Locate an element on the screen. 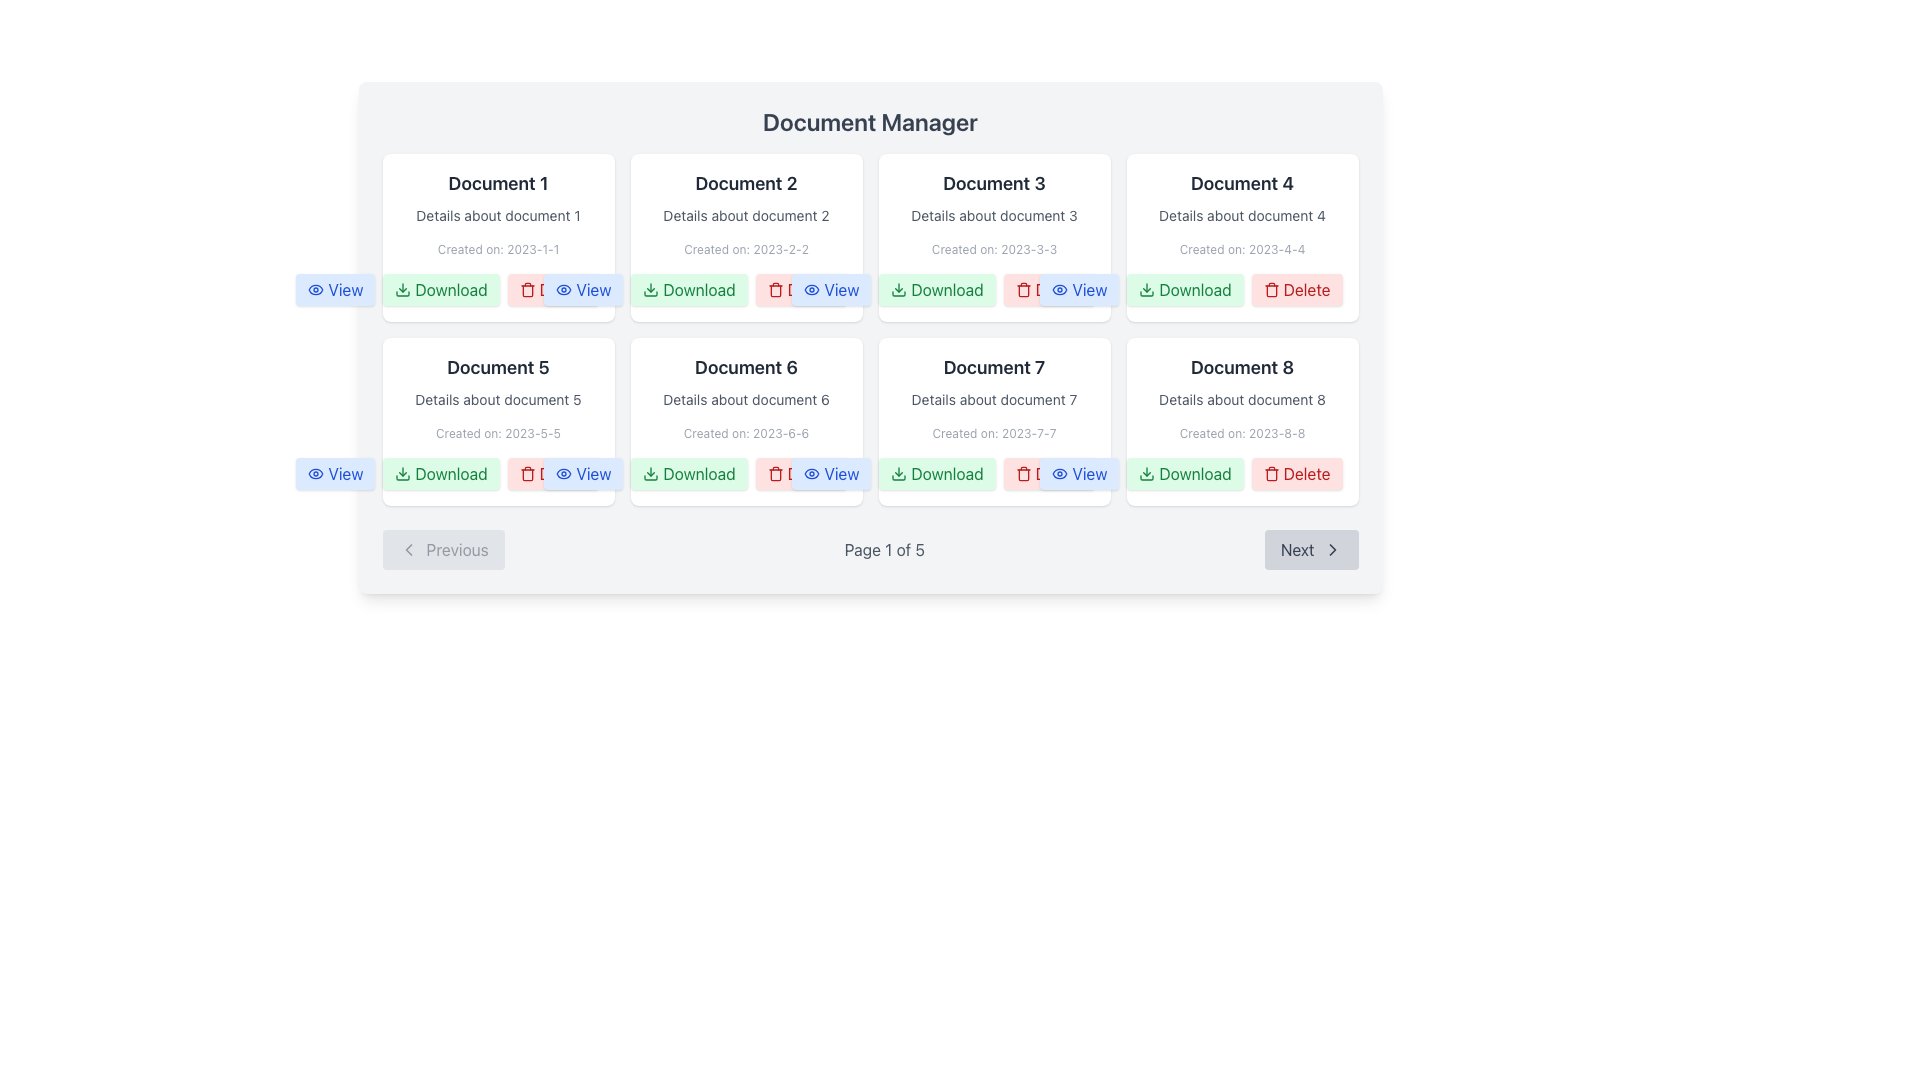 The height and width of the screenshot is (1080, 1920). the informational text label that provides the creation date of 'Document 3', located at the bottom of its card in the Document Manager interface is located at coordinates (994, 249).